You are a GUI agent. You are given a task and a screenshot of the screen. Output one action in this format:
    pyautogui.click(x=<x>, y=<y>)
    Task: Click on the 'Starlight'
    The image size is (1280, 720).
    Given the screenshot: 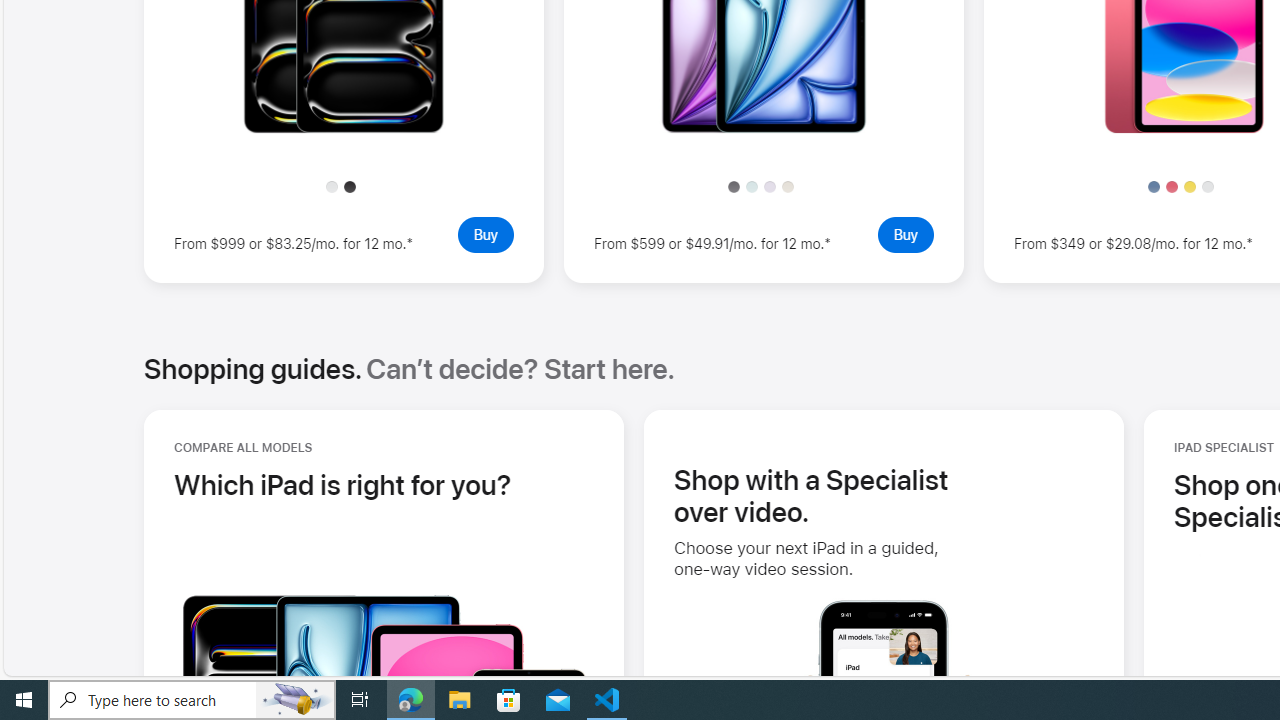 What is the action you would take?
    pyautogui.click(x=786, y=186)
    